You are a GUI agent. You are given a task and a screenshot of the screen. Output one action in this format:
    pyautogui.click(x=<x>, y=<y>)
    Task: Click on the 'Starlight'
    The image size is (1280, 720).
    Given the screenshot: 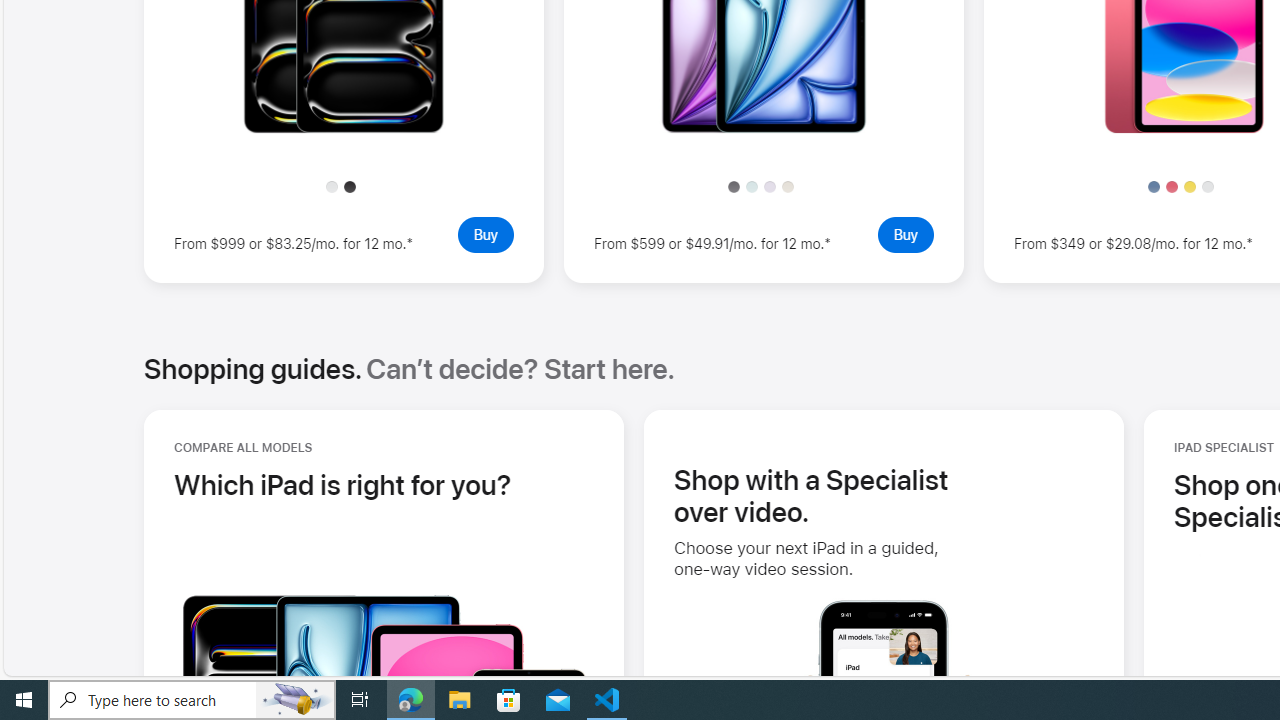 What is the action you would take?
    pyautogui.click(x=786, y=186)
    